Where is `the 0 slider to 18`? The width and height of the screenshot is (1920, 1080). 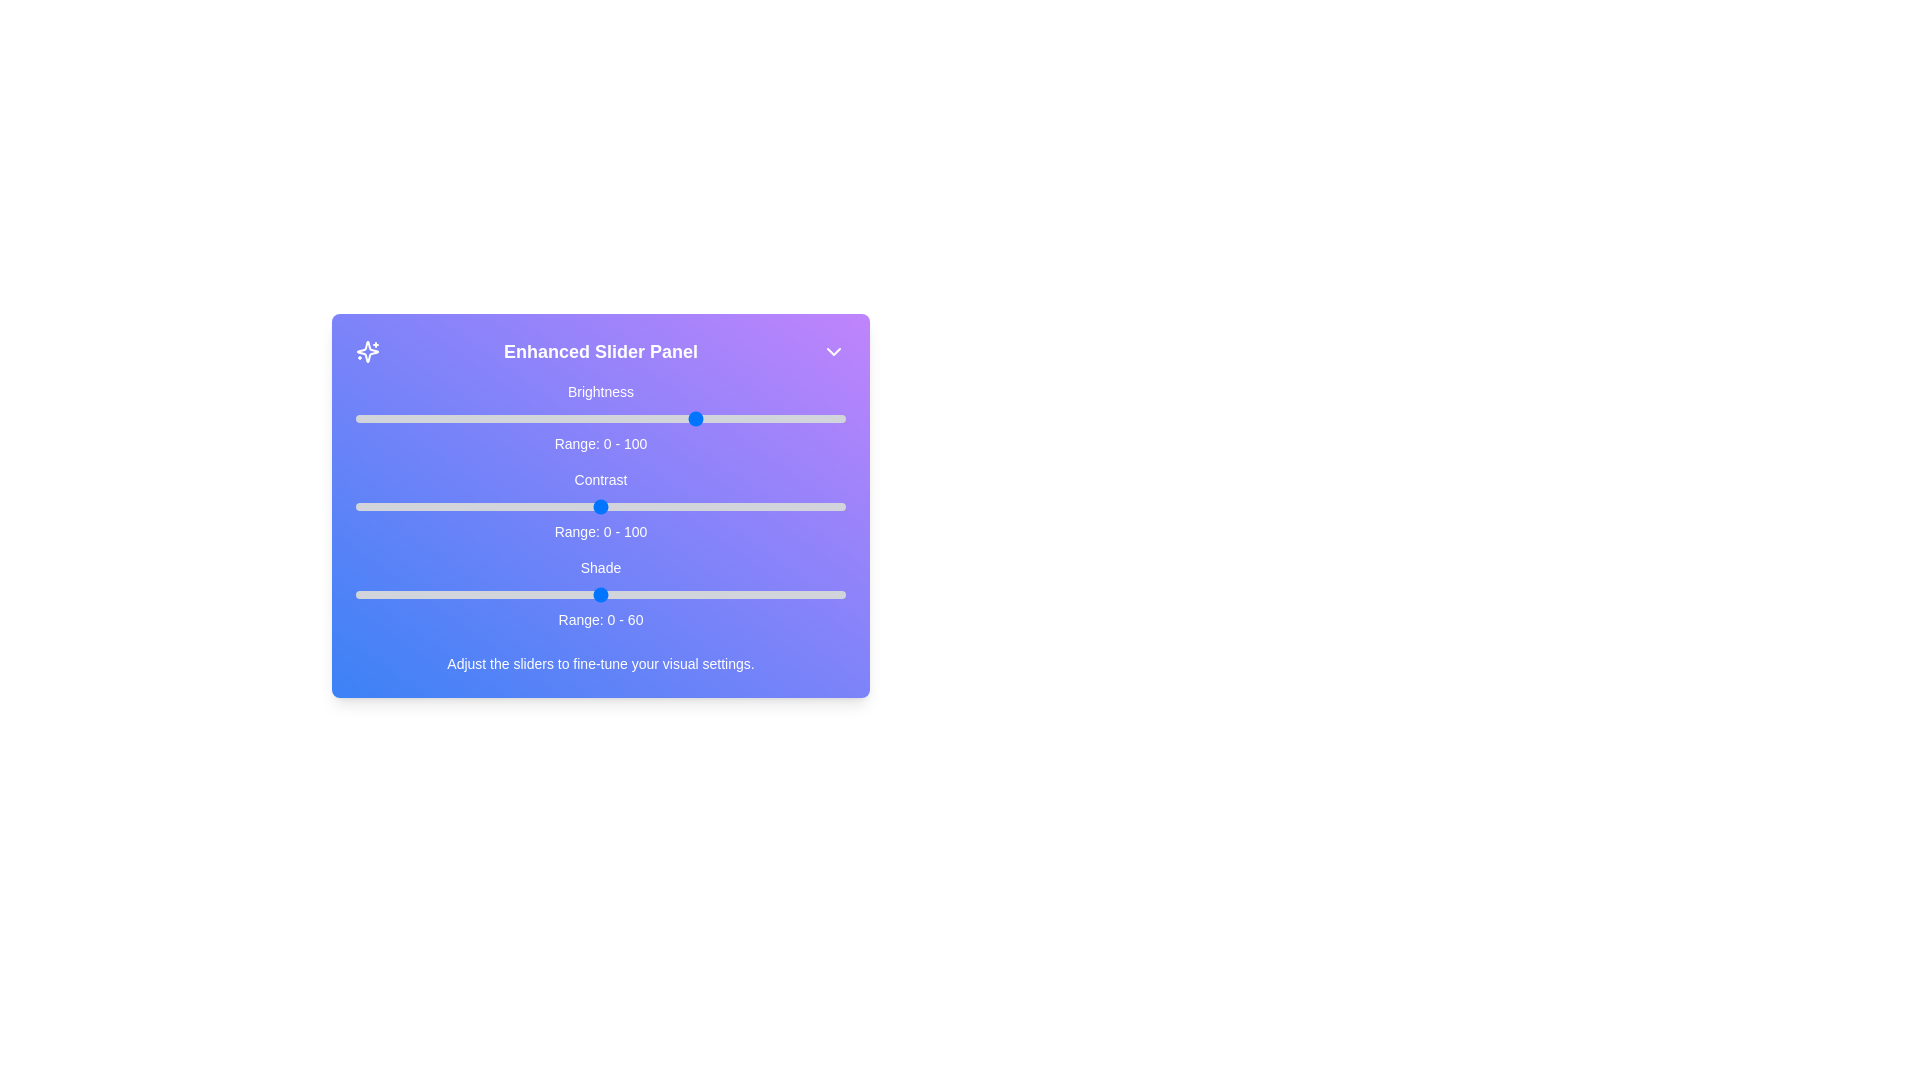 the 0 slider to 18 is located at coordinates (443, 418).